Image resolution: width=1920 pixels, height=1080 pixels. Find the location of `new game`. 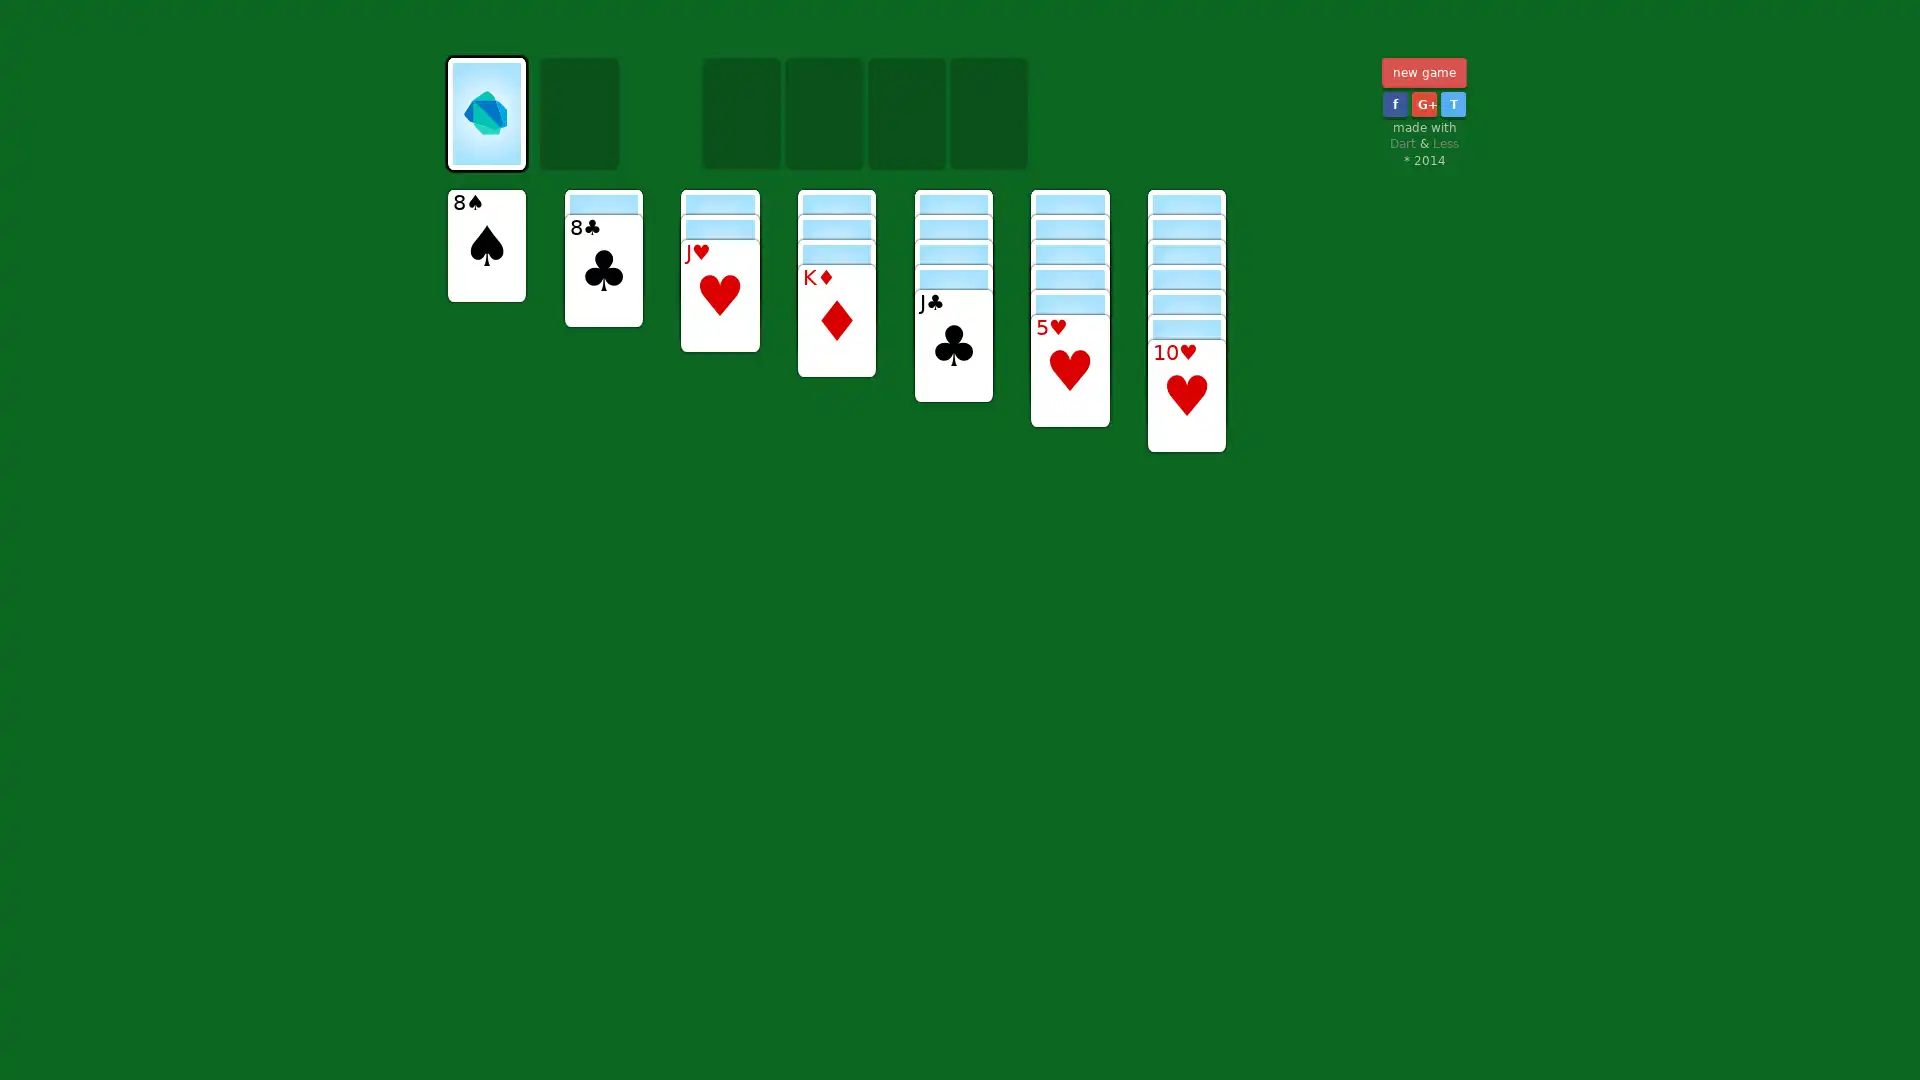

new game is located at coordinates (1423, 71).